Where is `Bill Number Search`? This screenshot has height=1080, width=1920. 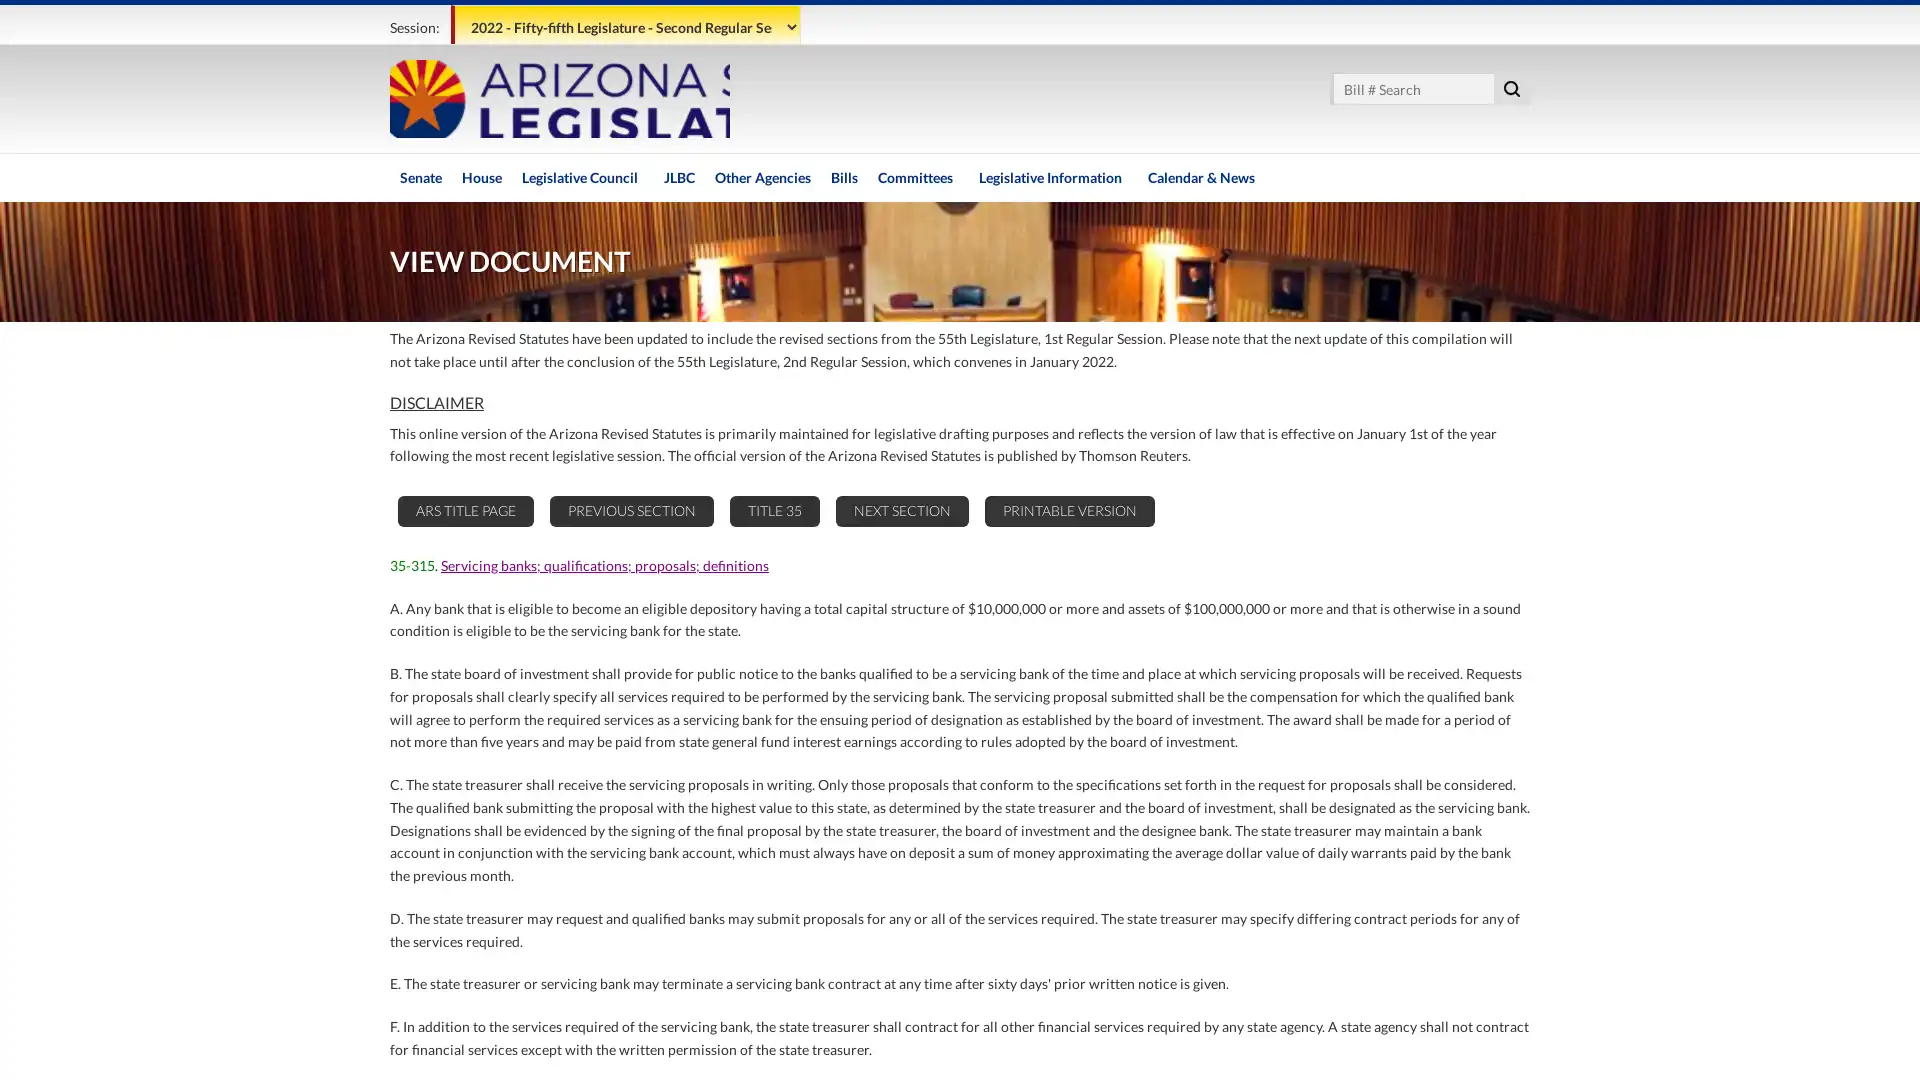
Bill Number Search is located at coordinates (1512, 87).